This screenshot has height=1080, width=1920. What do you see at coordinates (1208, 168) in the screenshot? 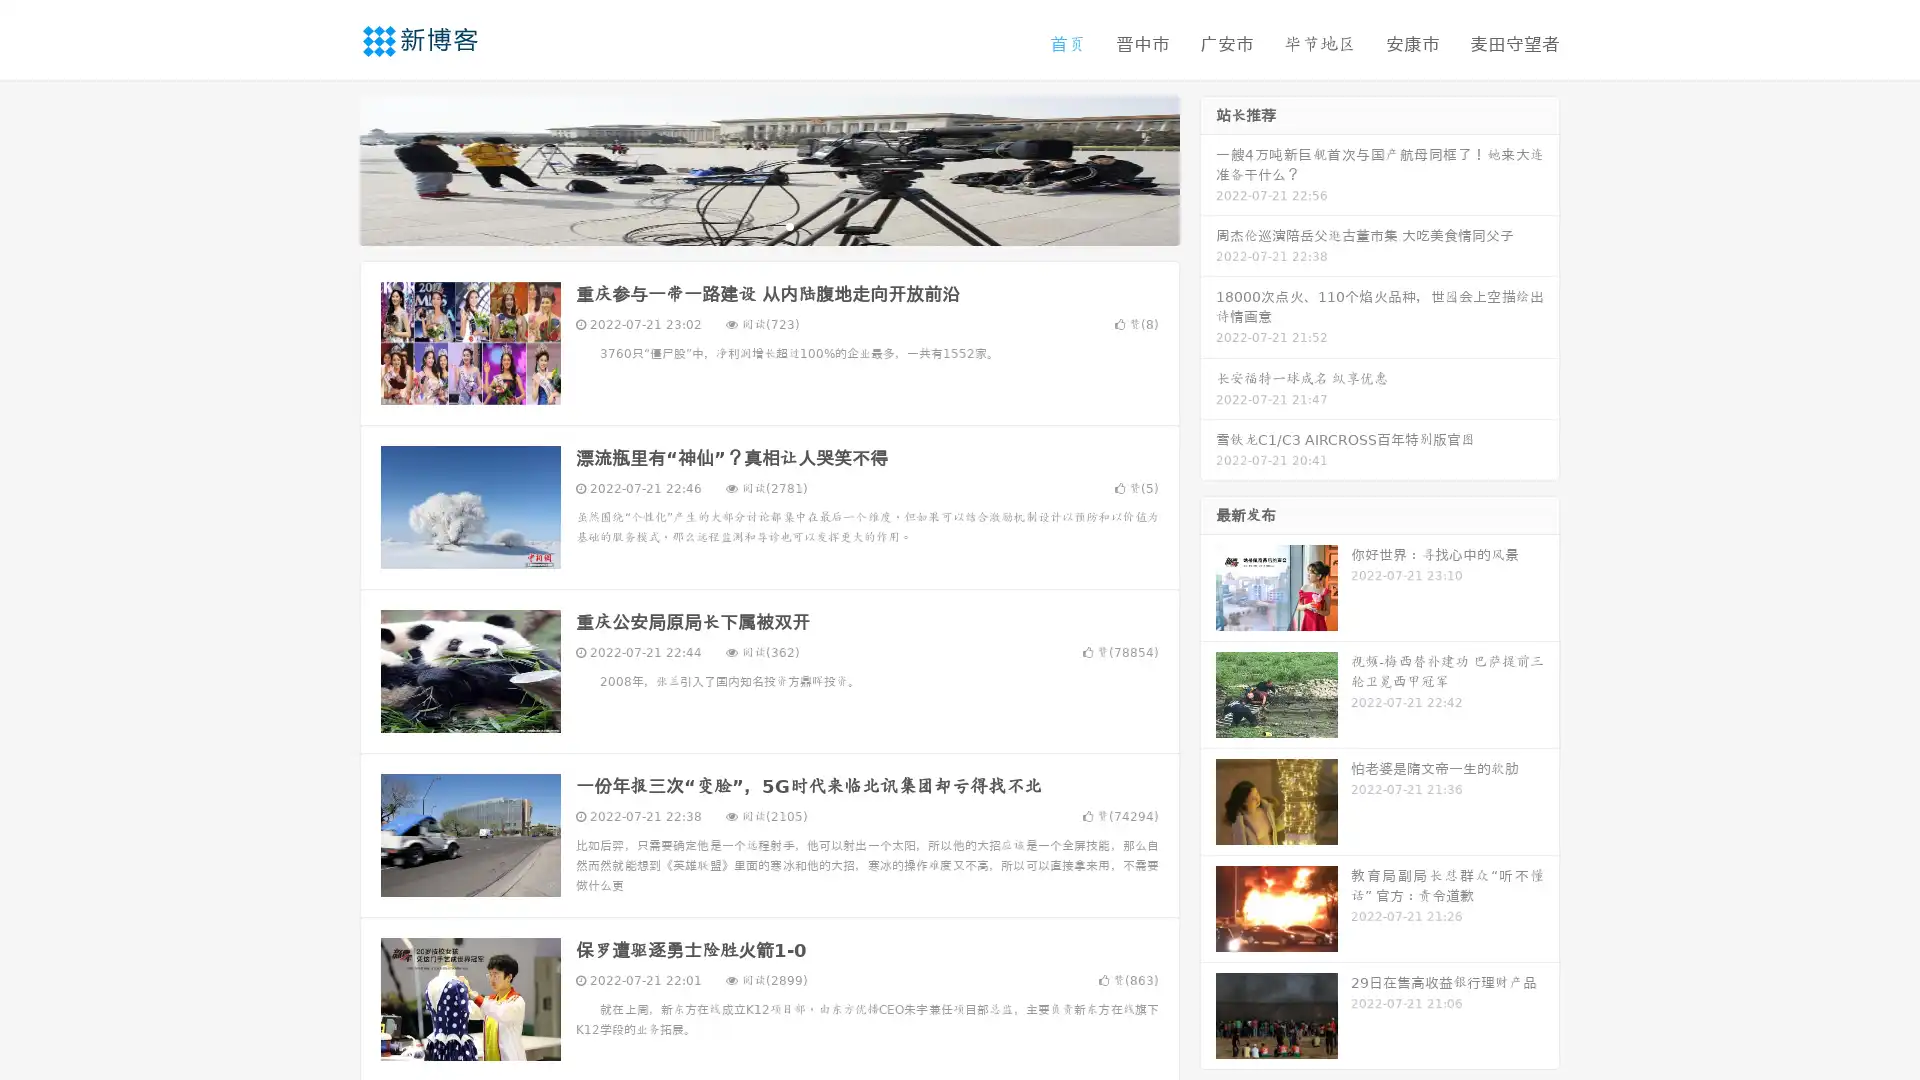
I see `Next slide` at bounding box center [1208, 168].